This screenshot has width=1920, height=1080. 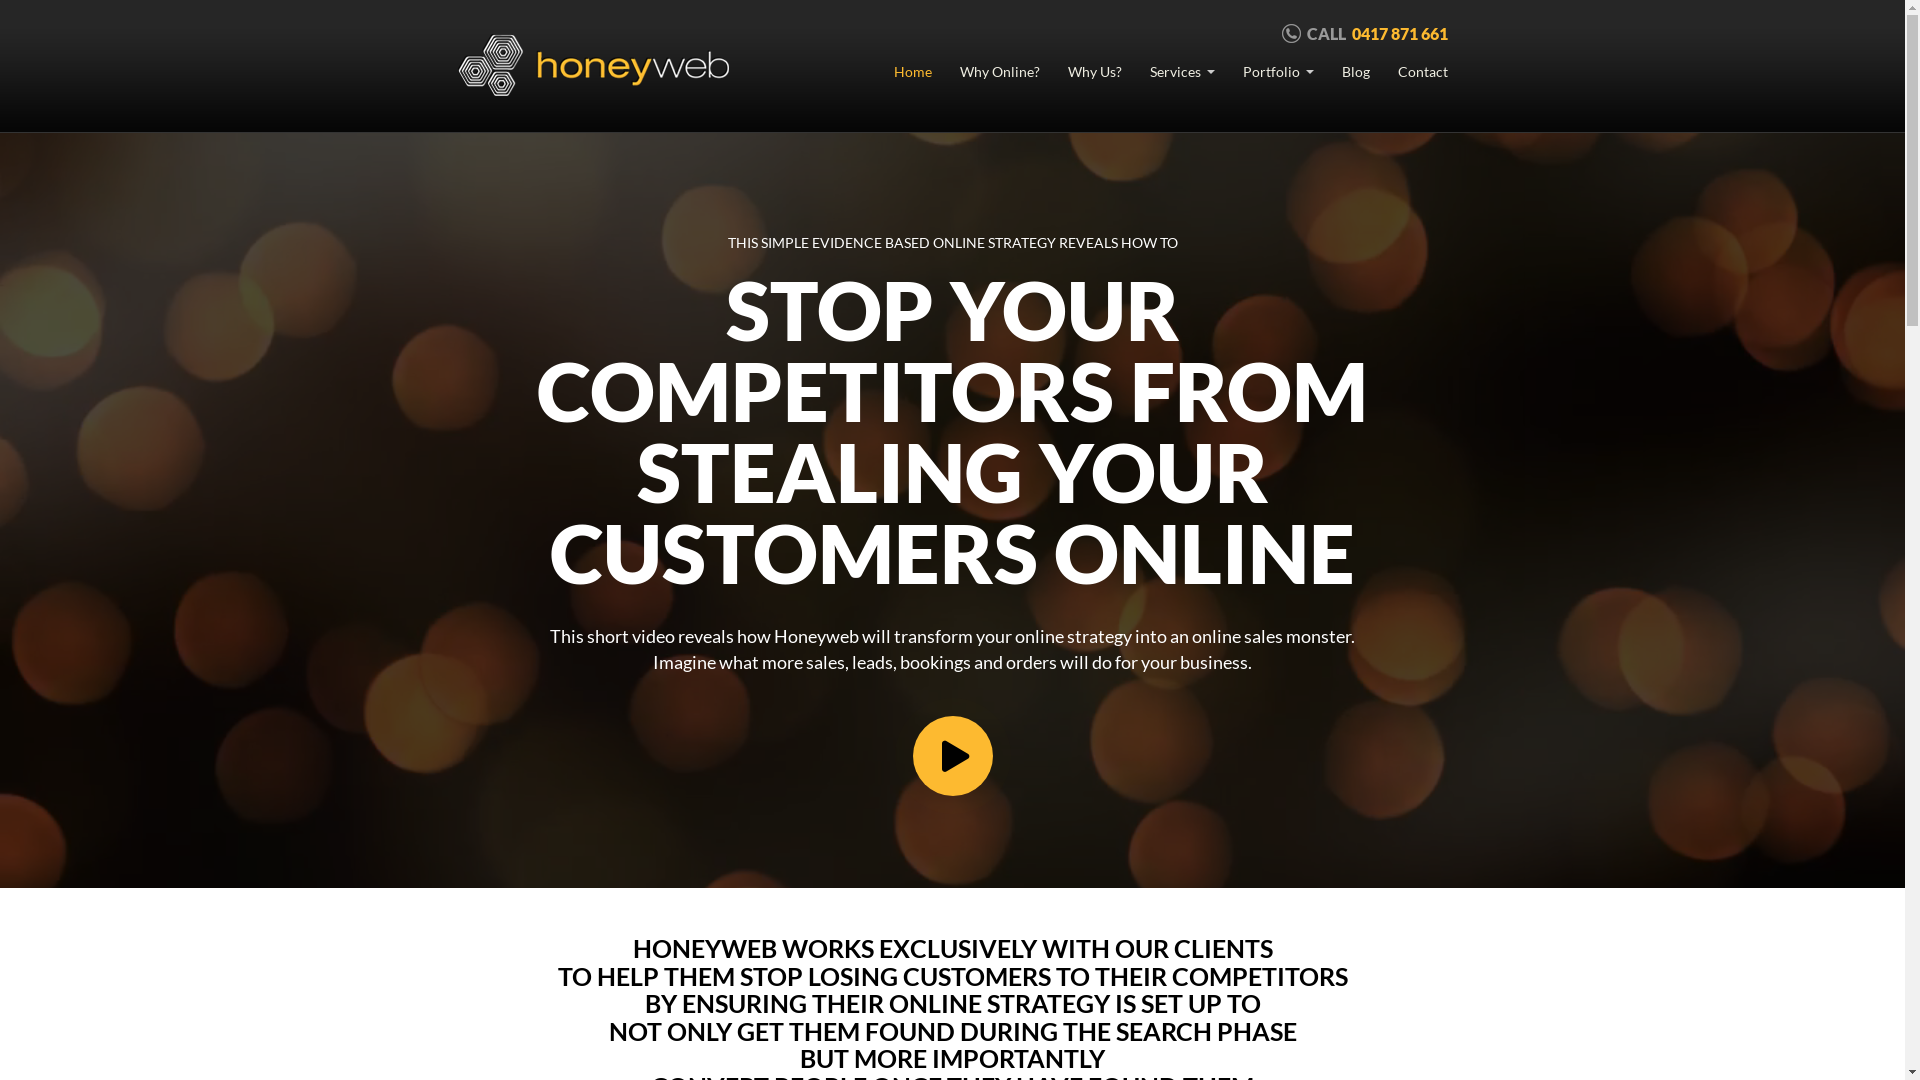 What do you see at coordinates (1363, 33) in the screenshot?
I see `'CALL  0417 871 661'` at bounding box center [1363, 33].